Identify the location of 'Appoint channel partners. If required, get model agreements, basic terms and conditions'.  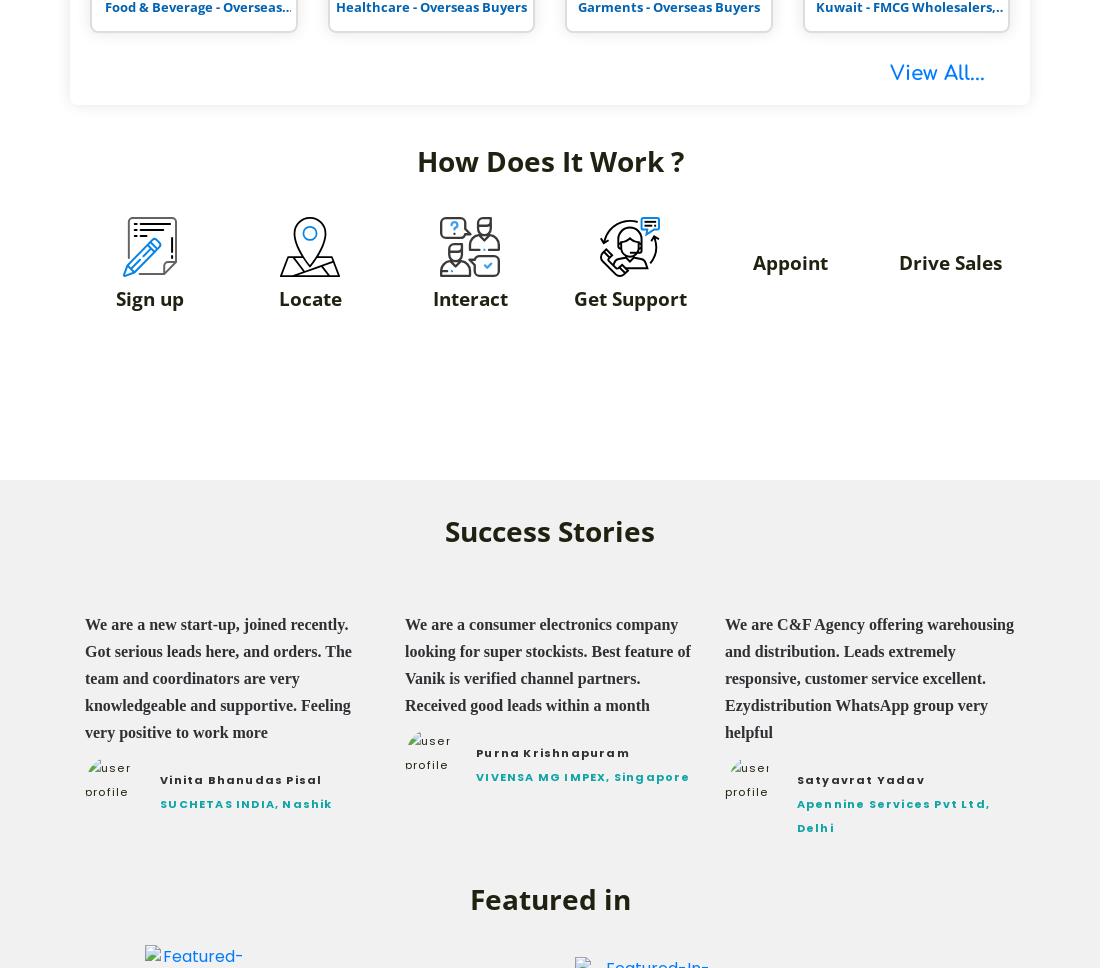
(788, 361).